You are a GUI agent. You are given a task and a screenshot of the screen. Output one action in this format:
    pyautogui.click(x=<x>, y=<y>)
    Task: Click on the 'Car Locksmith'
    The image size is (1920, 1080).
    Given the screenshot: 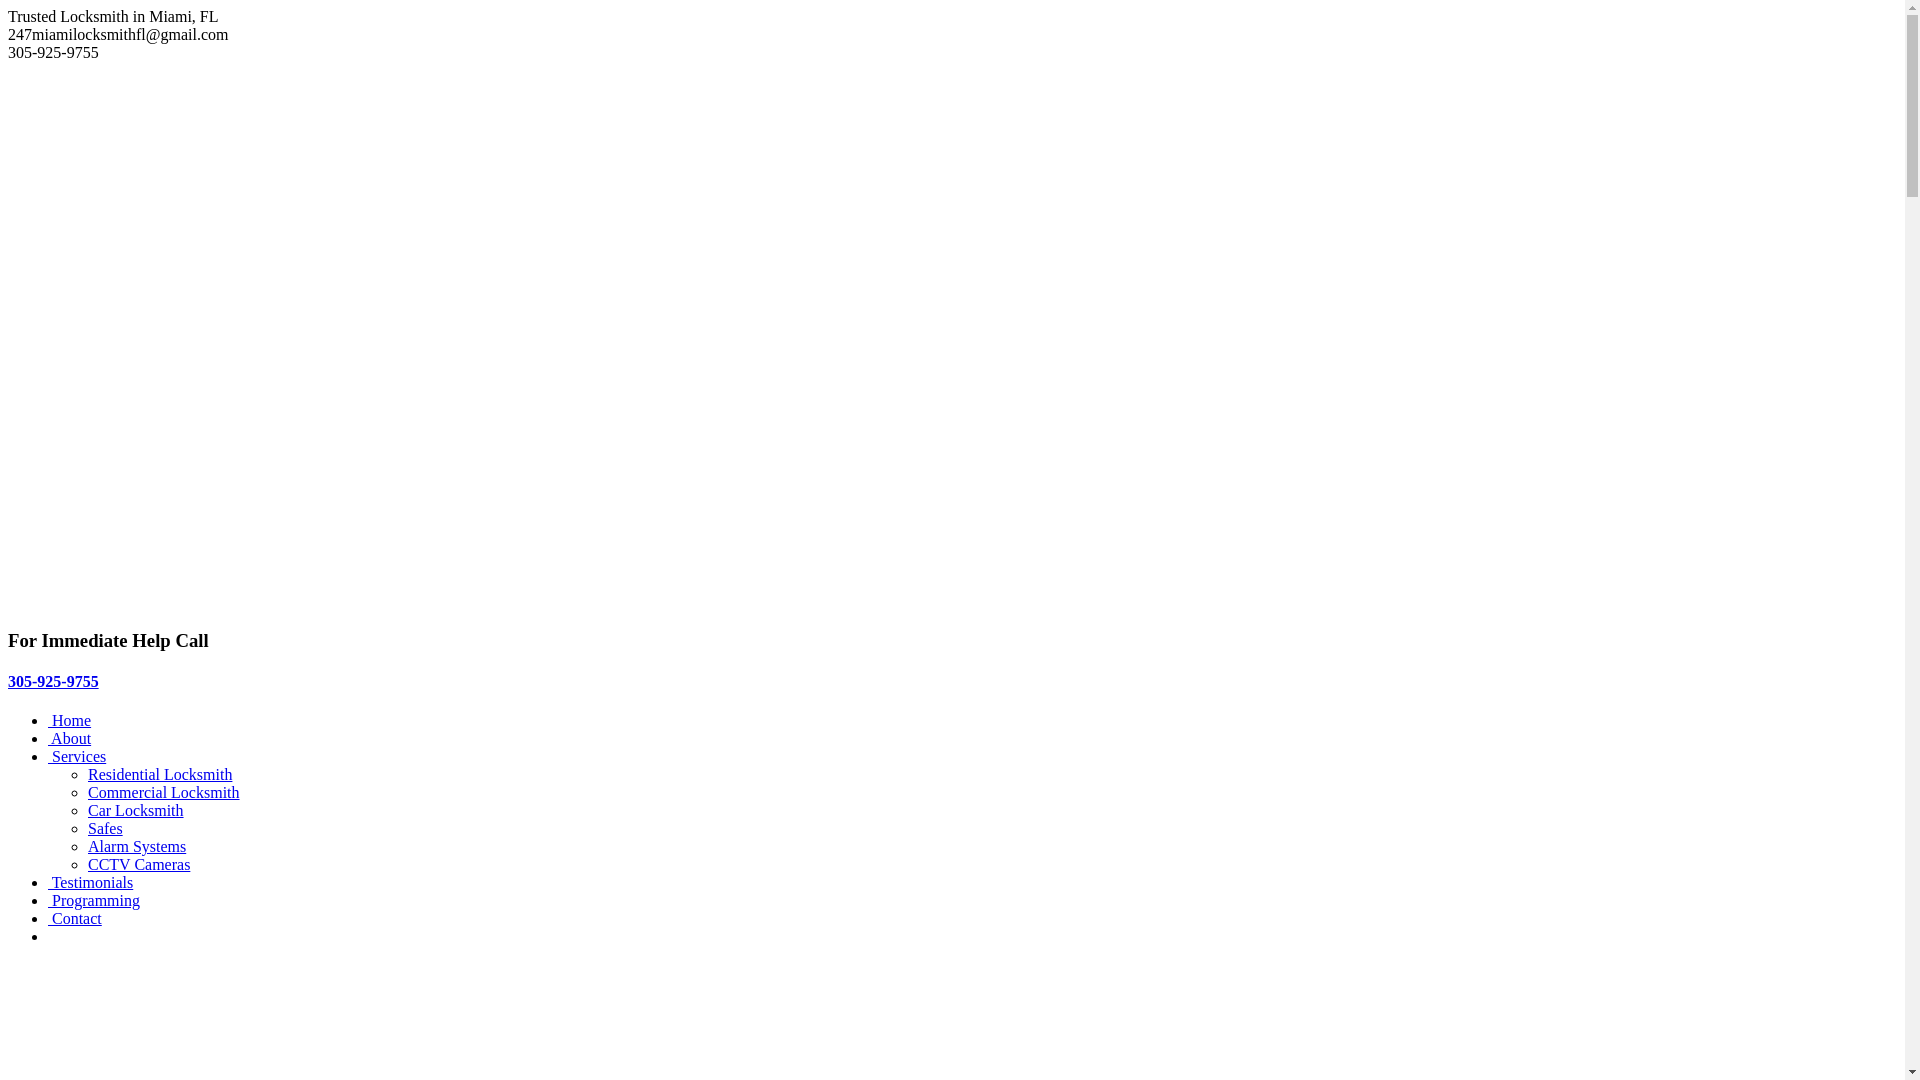 What is the action you would take?
    pyautogui.click(x=86, y=810)
    